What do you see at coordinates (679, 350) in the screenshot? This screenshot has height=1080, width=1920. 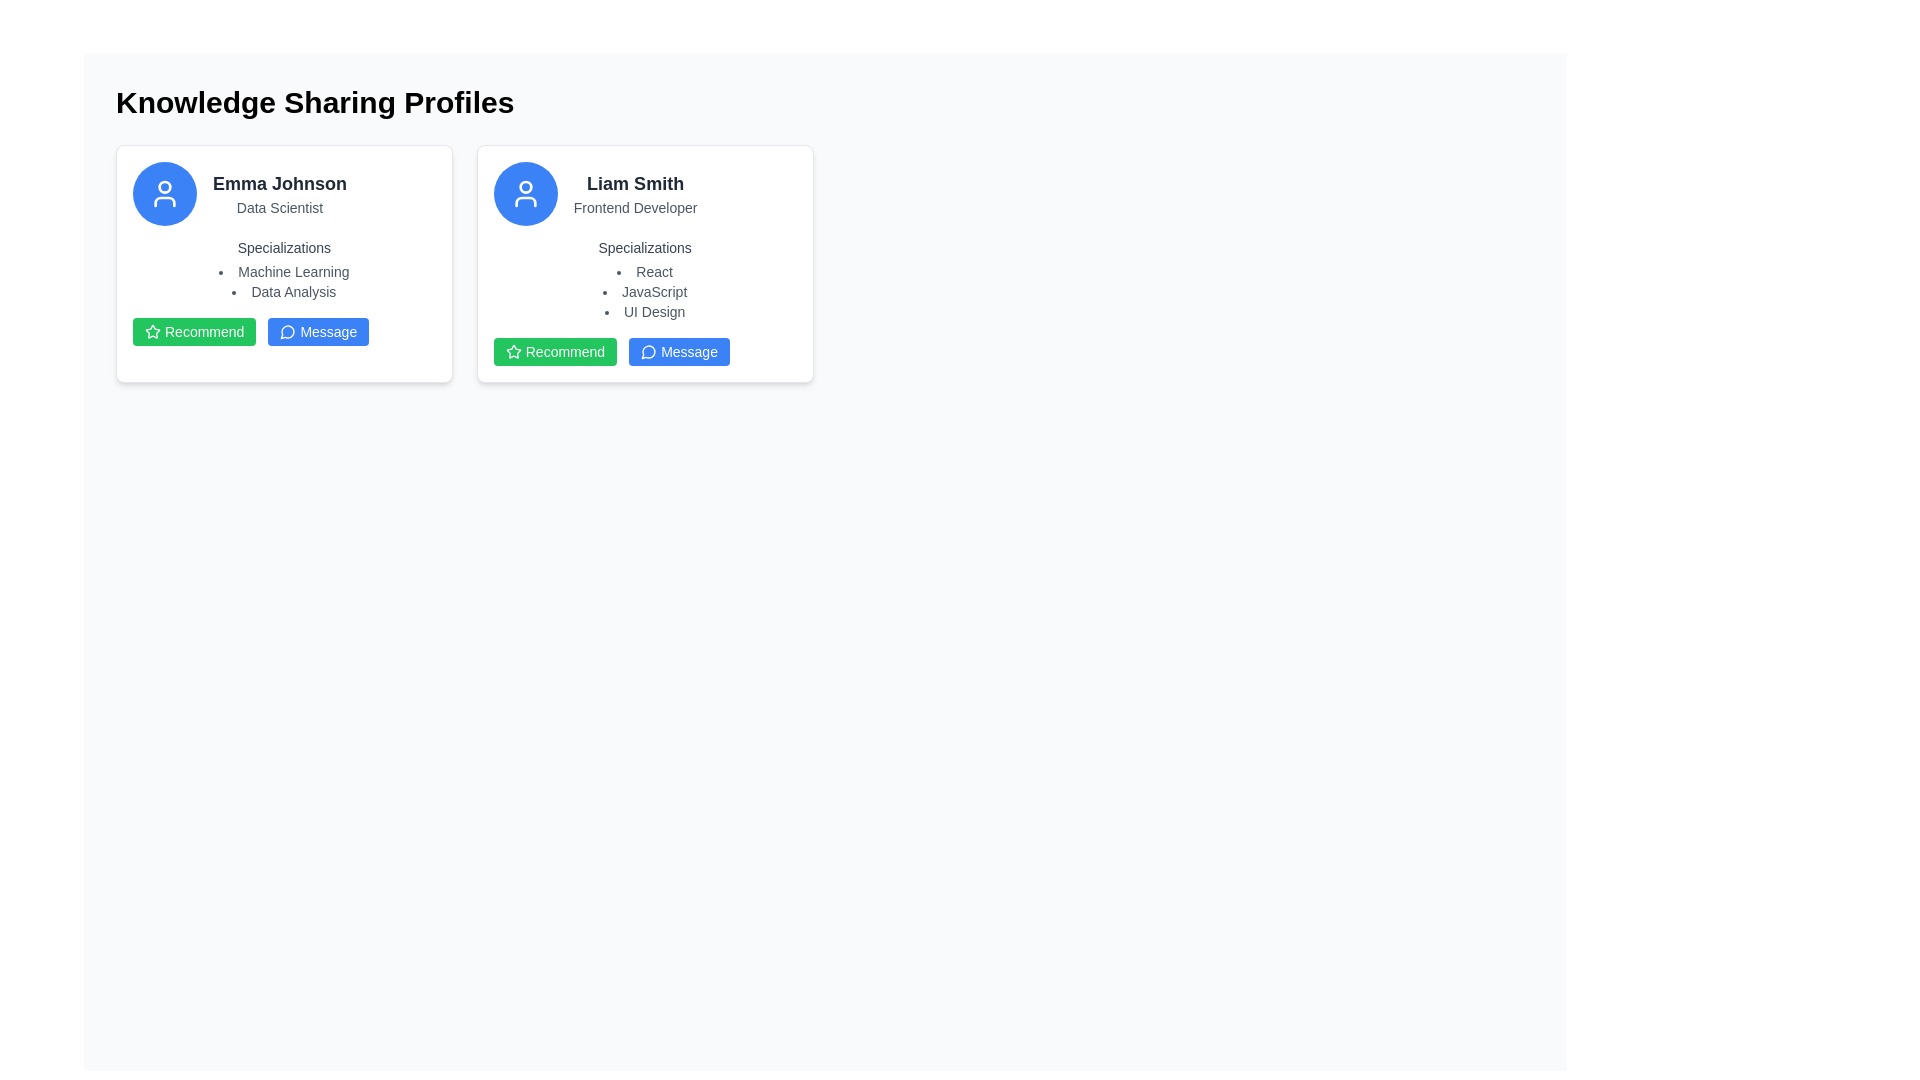 I see `the button located in the bottom-right corner of the 'Liam Smith' profile card` at bounding box center [679, 350].